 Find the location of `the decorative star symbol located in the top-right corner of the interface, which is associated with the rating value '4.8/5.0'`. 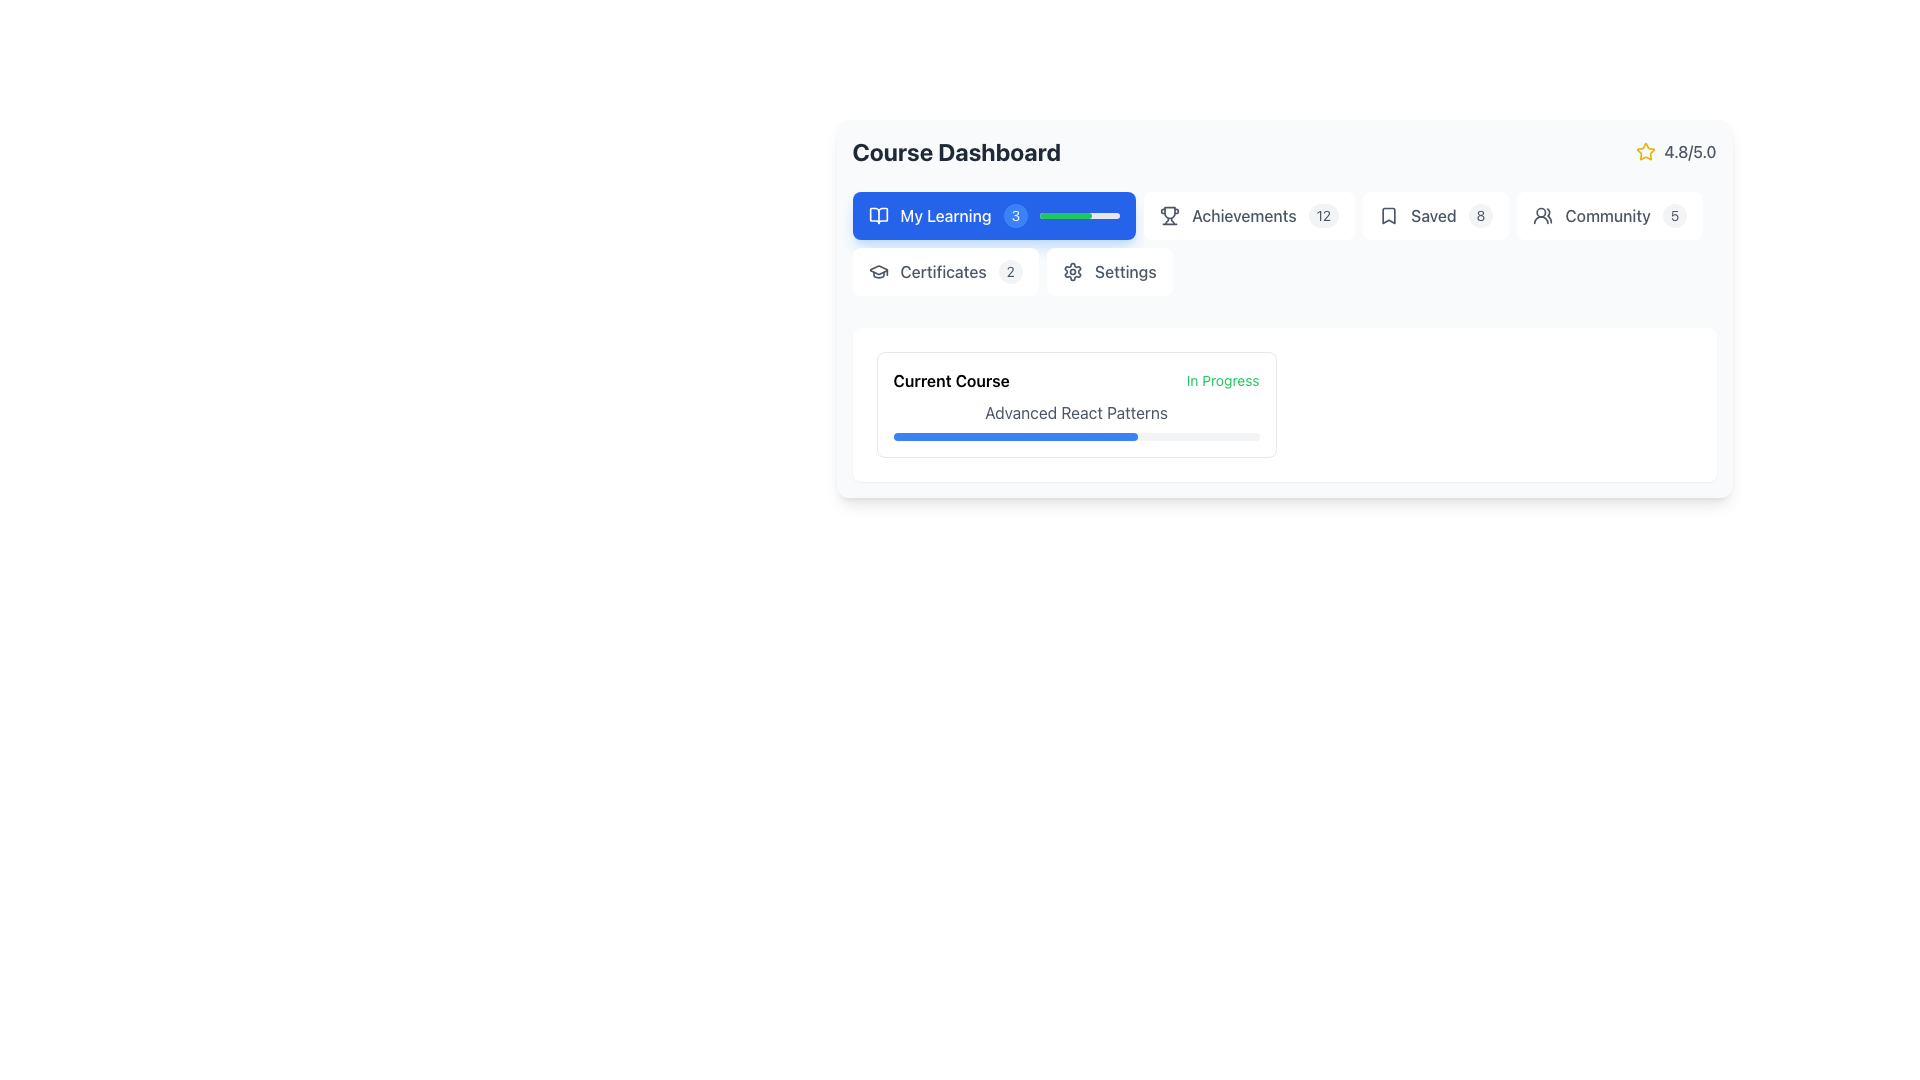

the decorative star symbol located in the top-right corner of the interface, which is associated with the rating value '4.8/5.0' is located at coordinates (1646, 150).